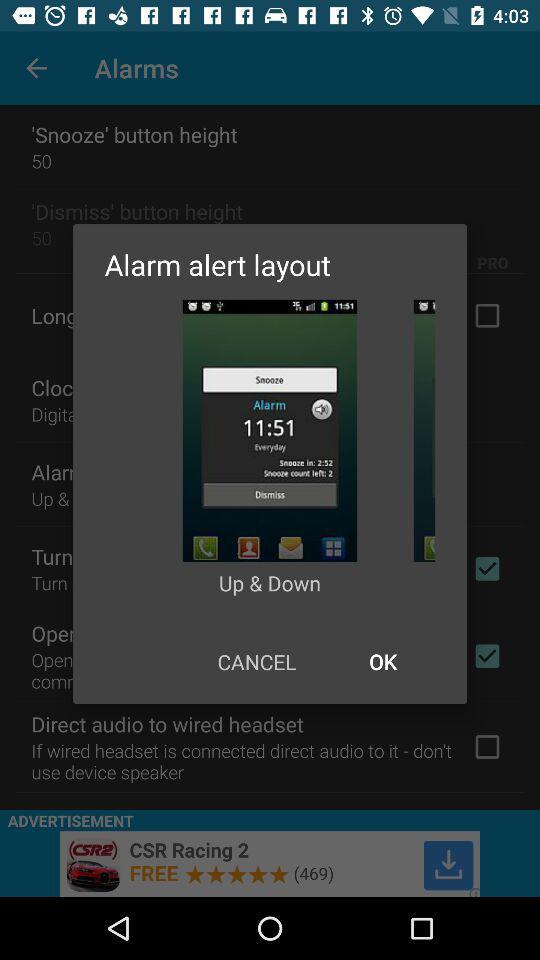 The height and width of the screenshot is (960, 540). I want to click on the icon to the right of cancel icon, so click(382, 661).